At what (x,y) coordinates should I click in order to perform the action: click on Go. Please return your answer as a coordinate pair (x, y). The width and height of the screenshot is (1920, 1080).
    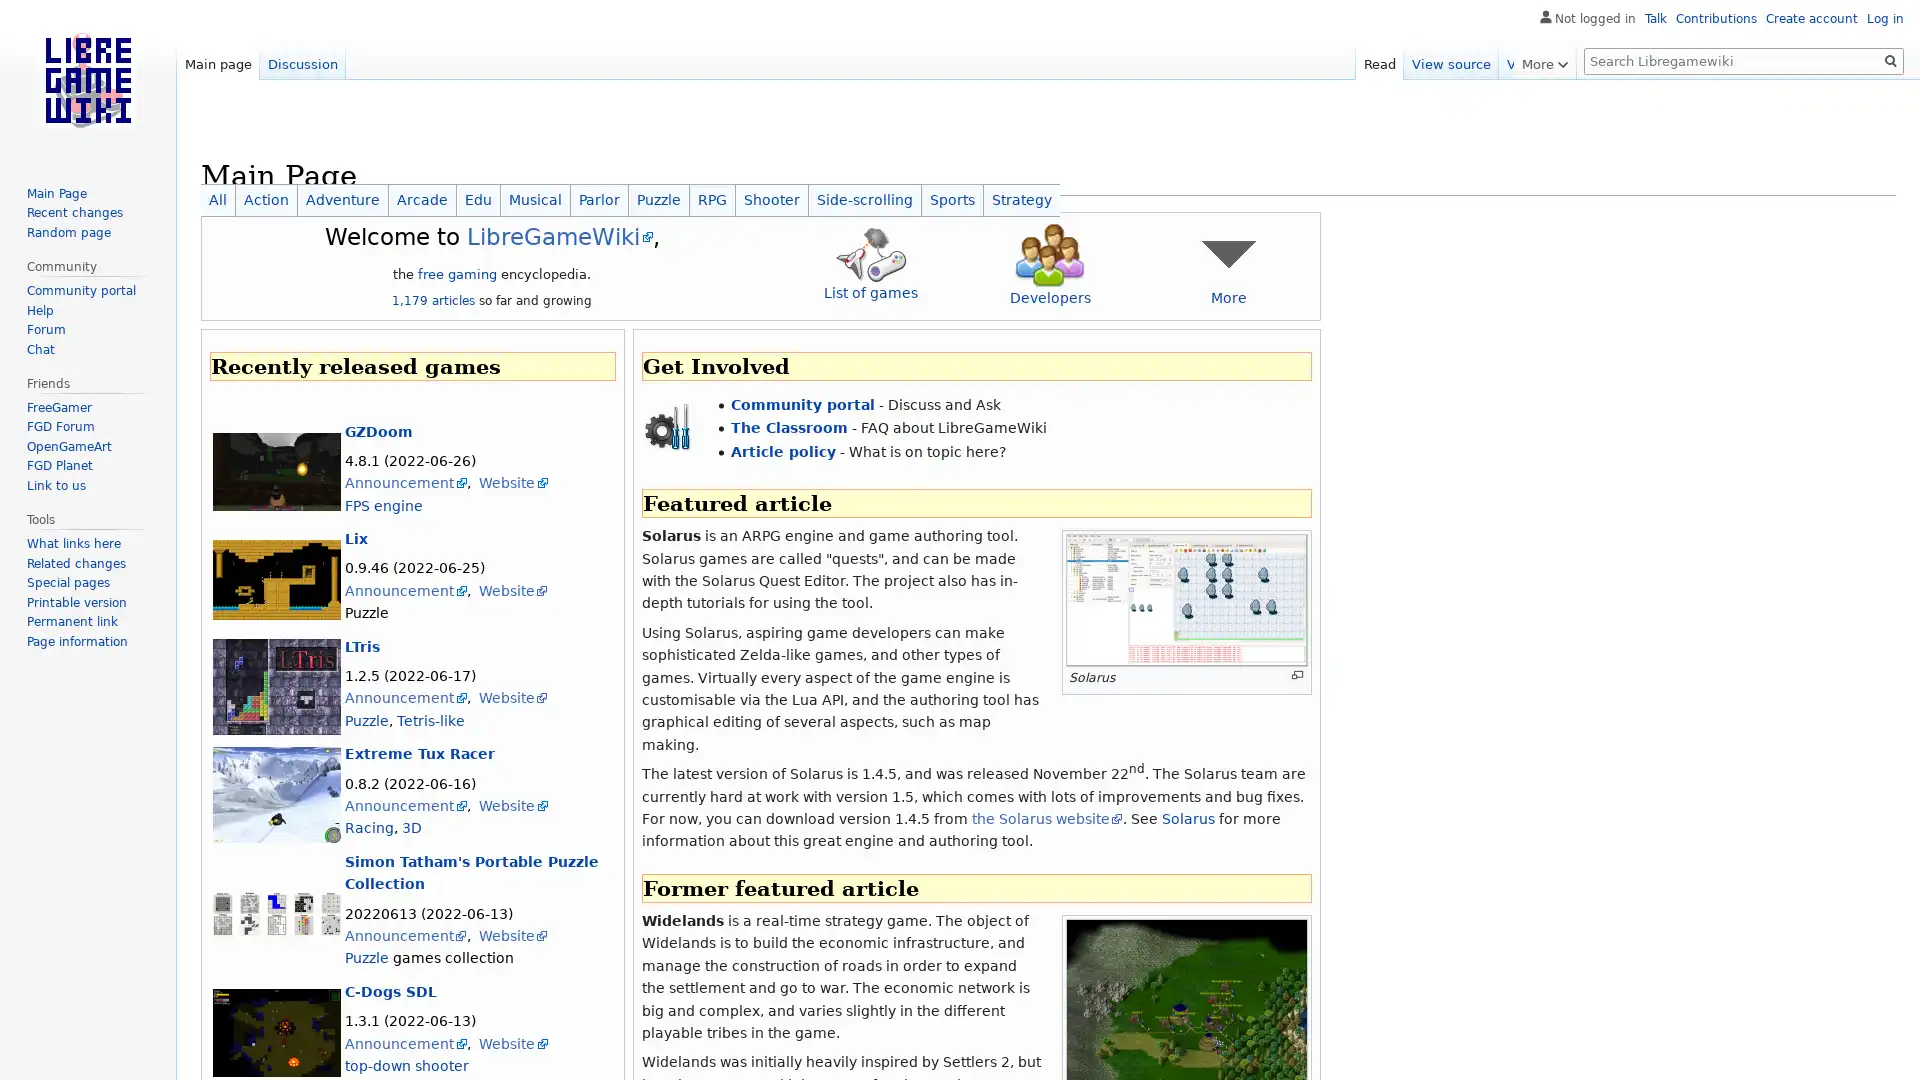
    Looking at the image, I should click on (1890, 60).